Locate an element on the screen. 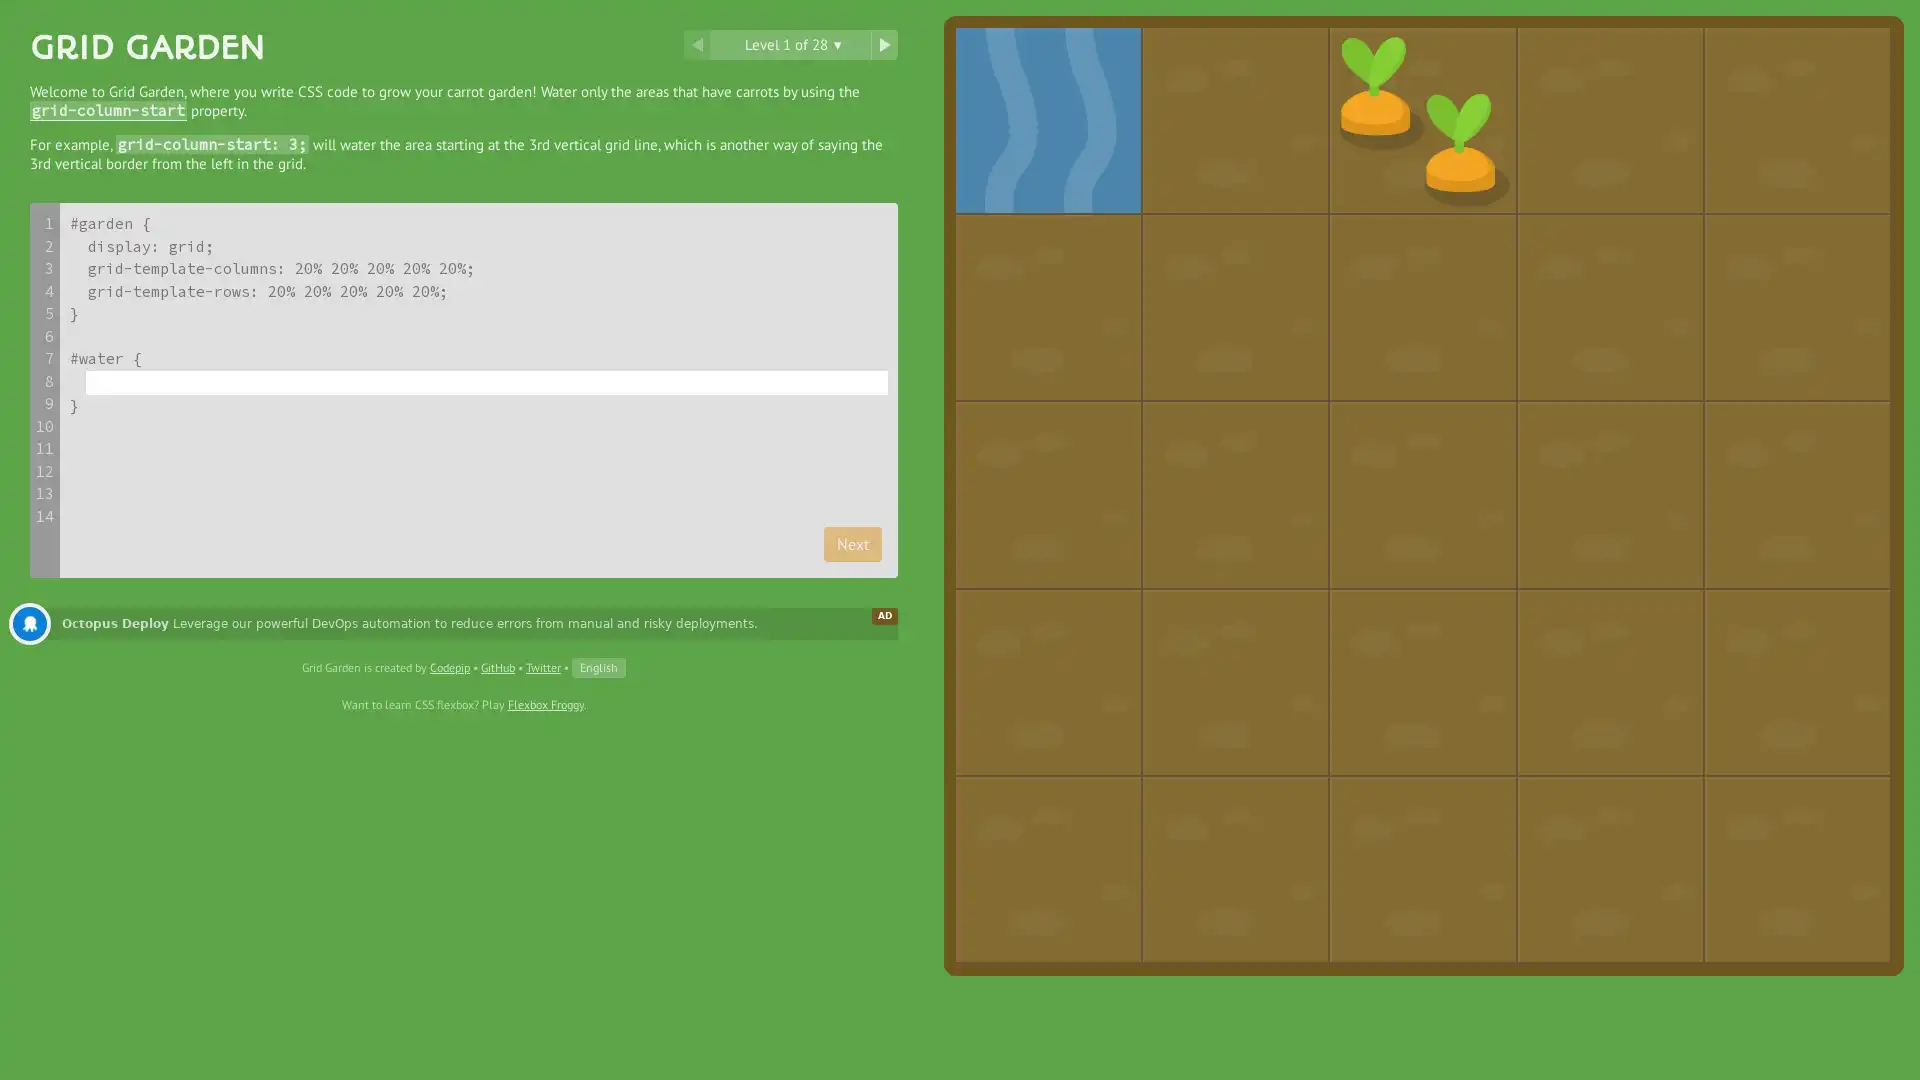  Next is located at coordinates (853, 543).